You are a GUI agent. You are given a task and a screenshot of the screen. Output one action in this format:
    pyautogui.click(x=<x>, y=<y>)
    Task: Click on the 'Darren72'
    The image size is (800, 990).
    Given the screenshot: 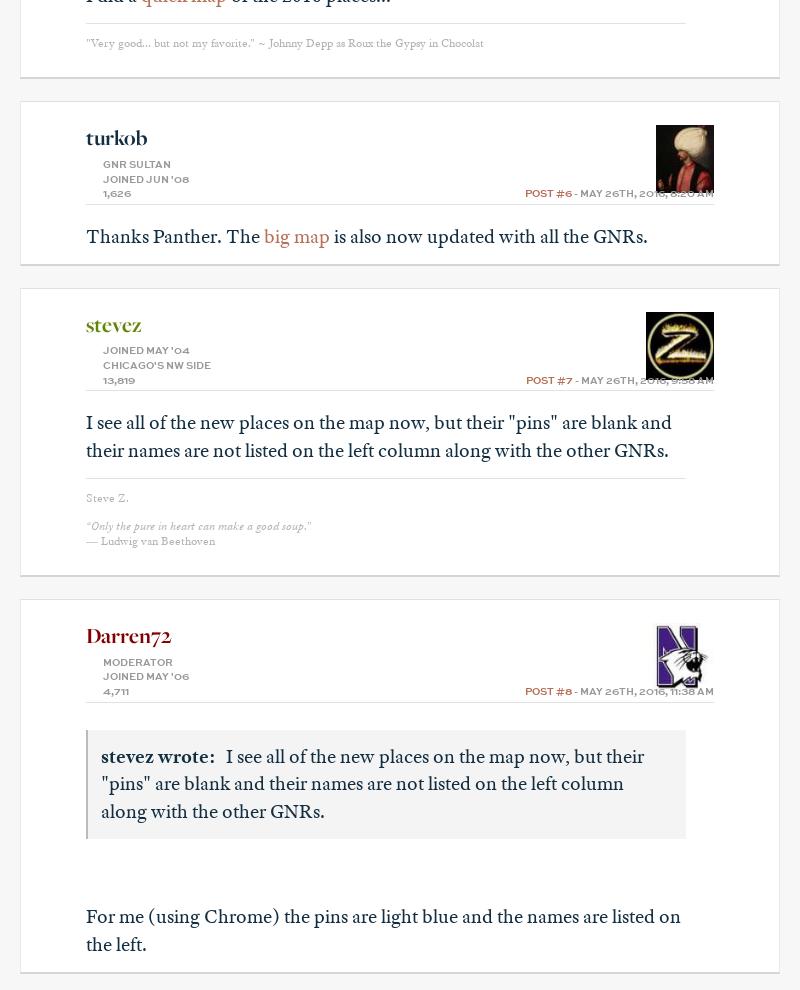 What is the action you would take?
    pyautogui.click(x=128, y=633)
    